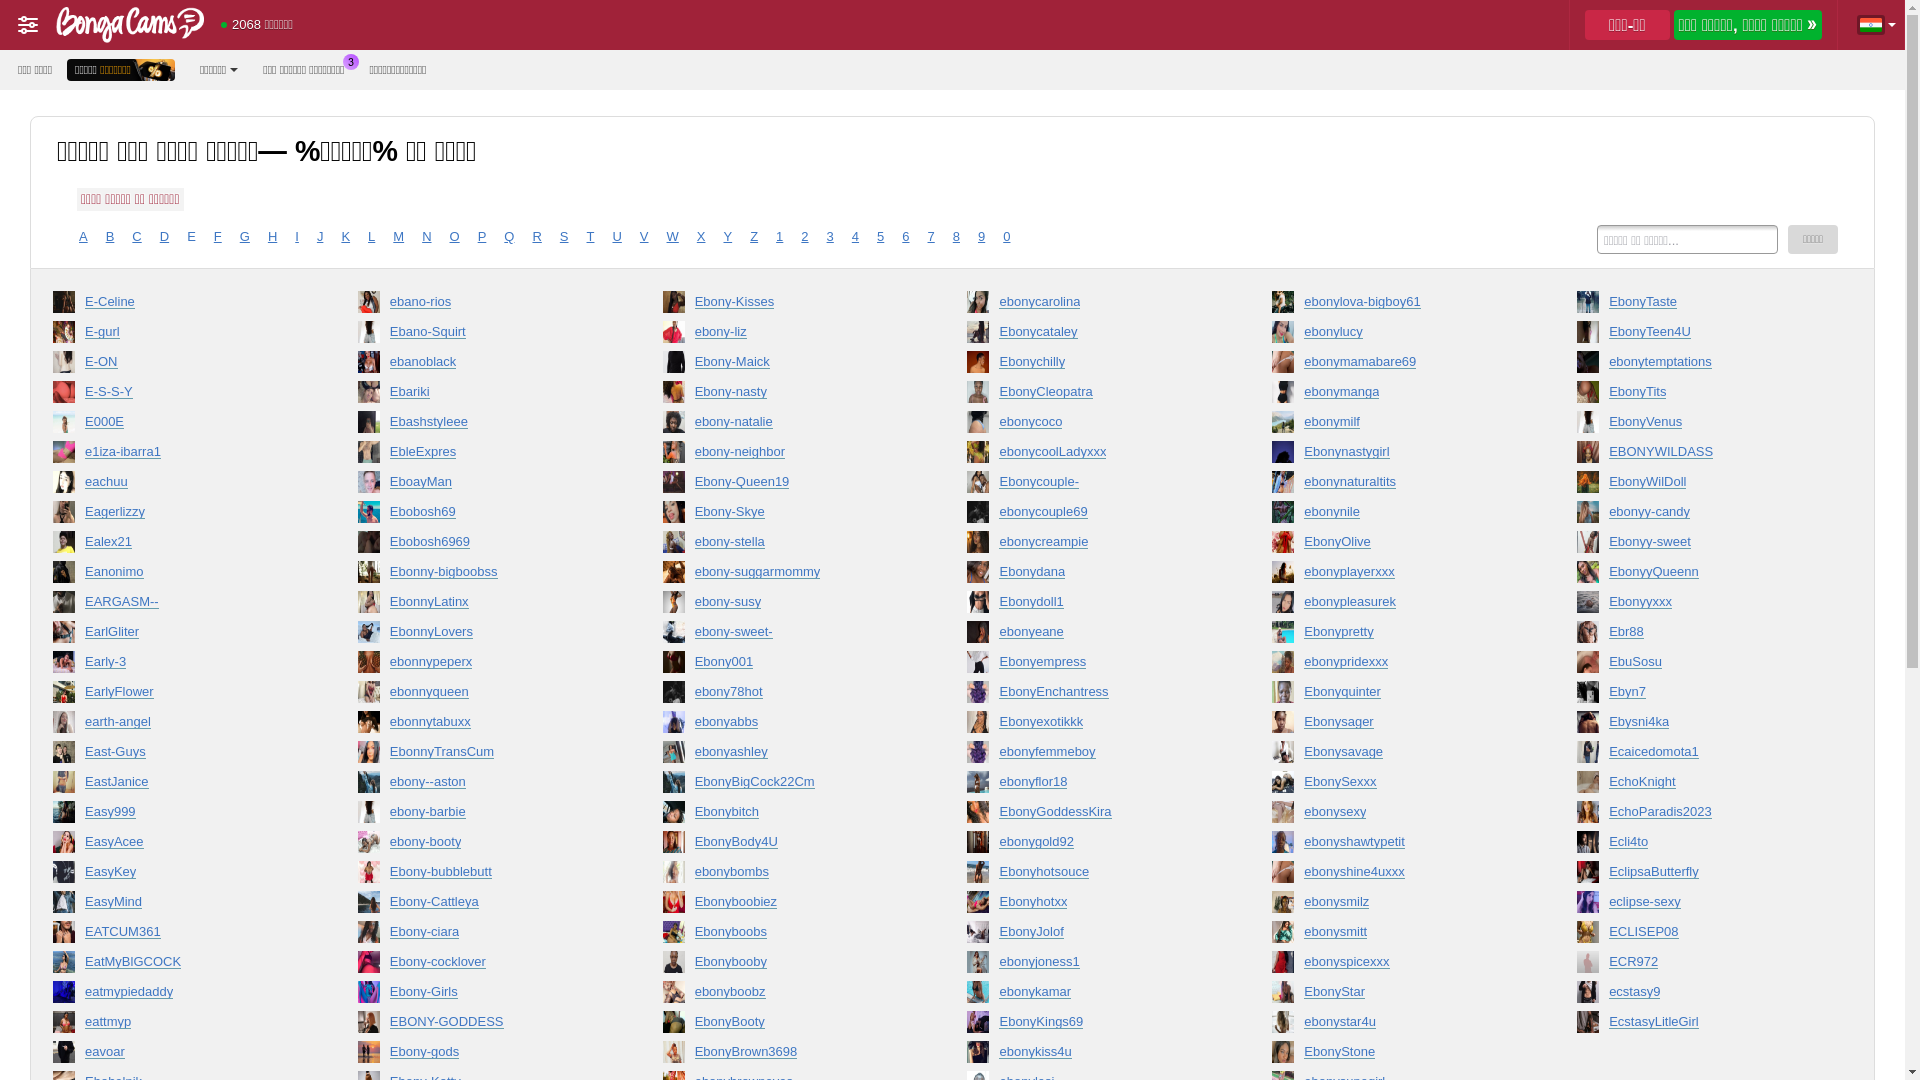 The width and height of the screenshot is (1920, 1080). I want to click on 'ebonynile', so click(1395, 515).